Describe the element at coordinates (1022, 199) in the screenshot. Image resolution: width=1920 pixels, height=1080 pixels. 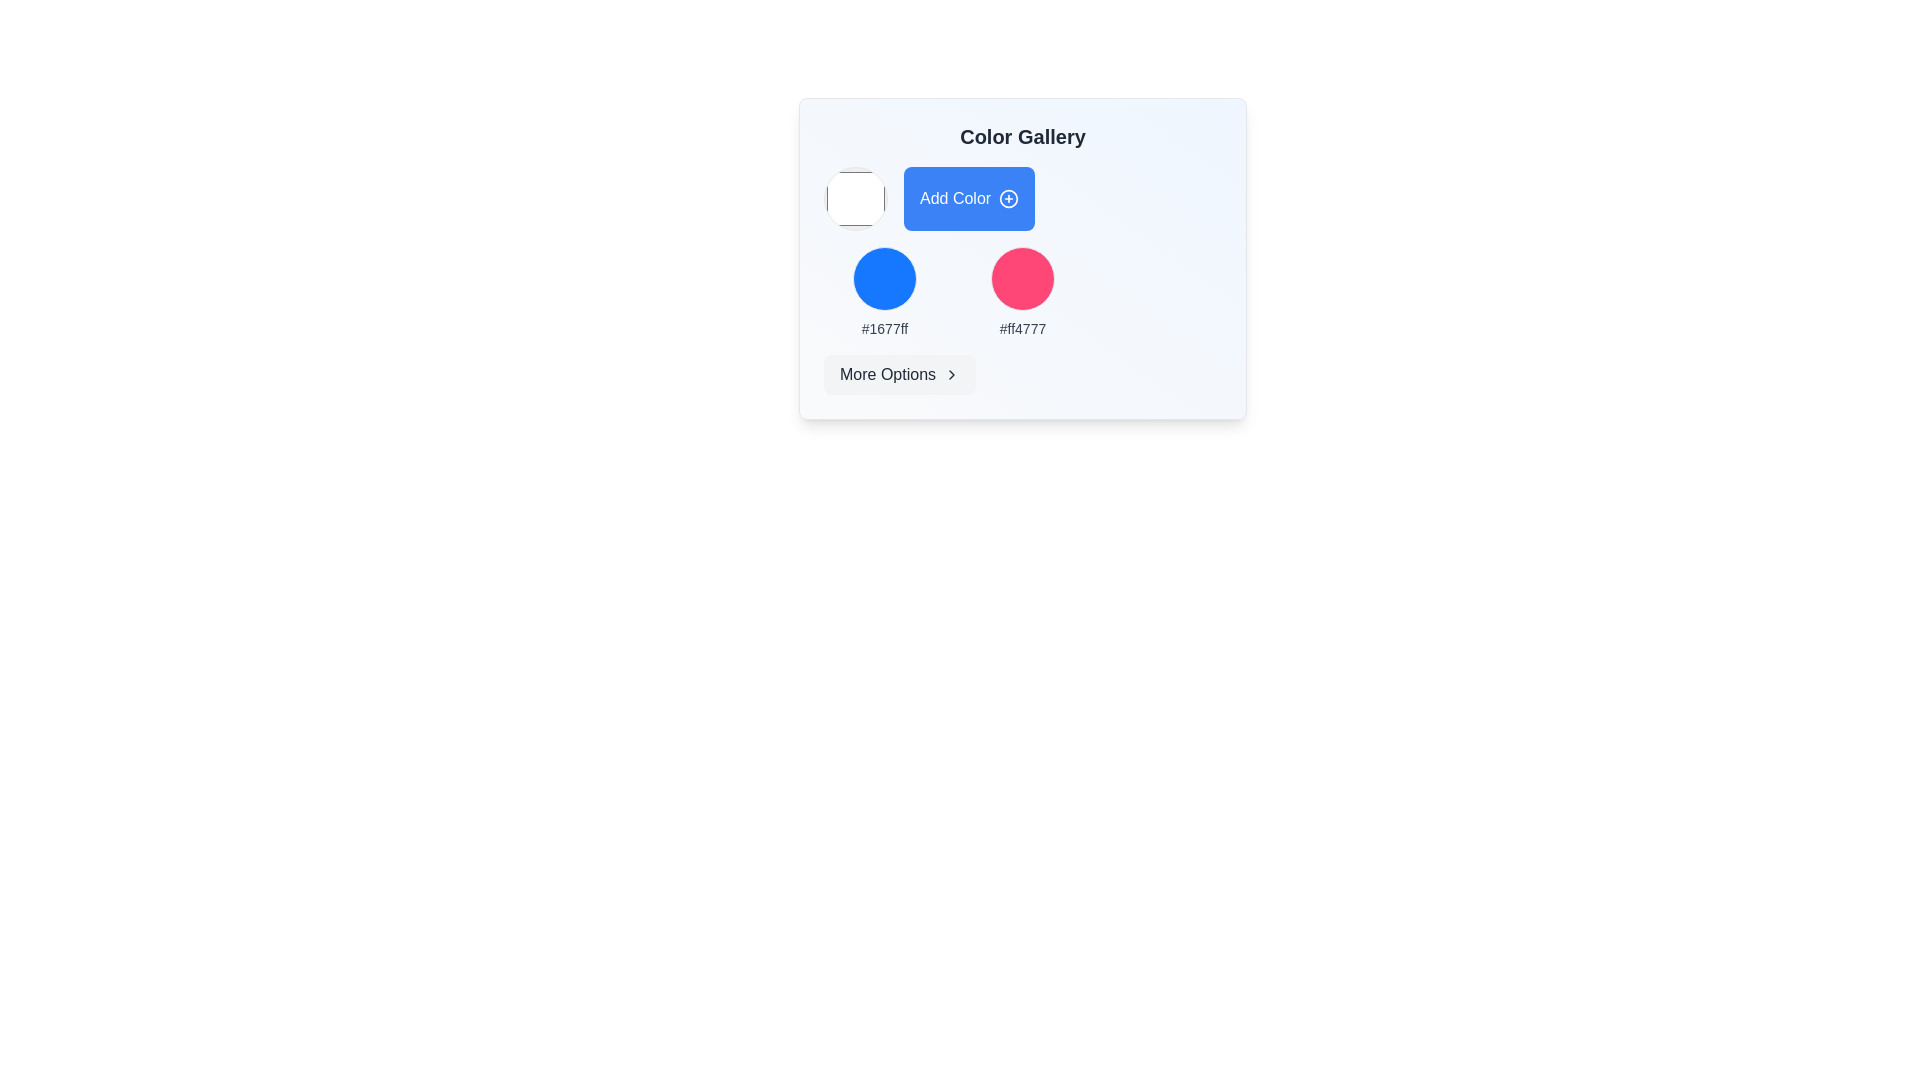
I see `the 'Add Color' button, which has a blue background and white text, located below the 'Color Gallery' heading and to the right of a circular color picker` at that location.